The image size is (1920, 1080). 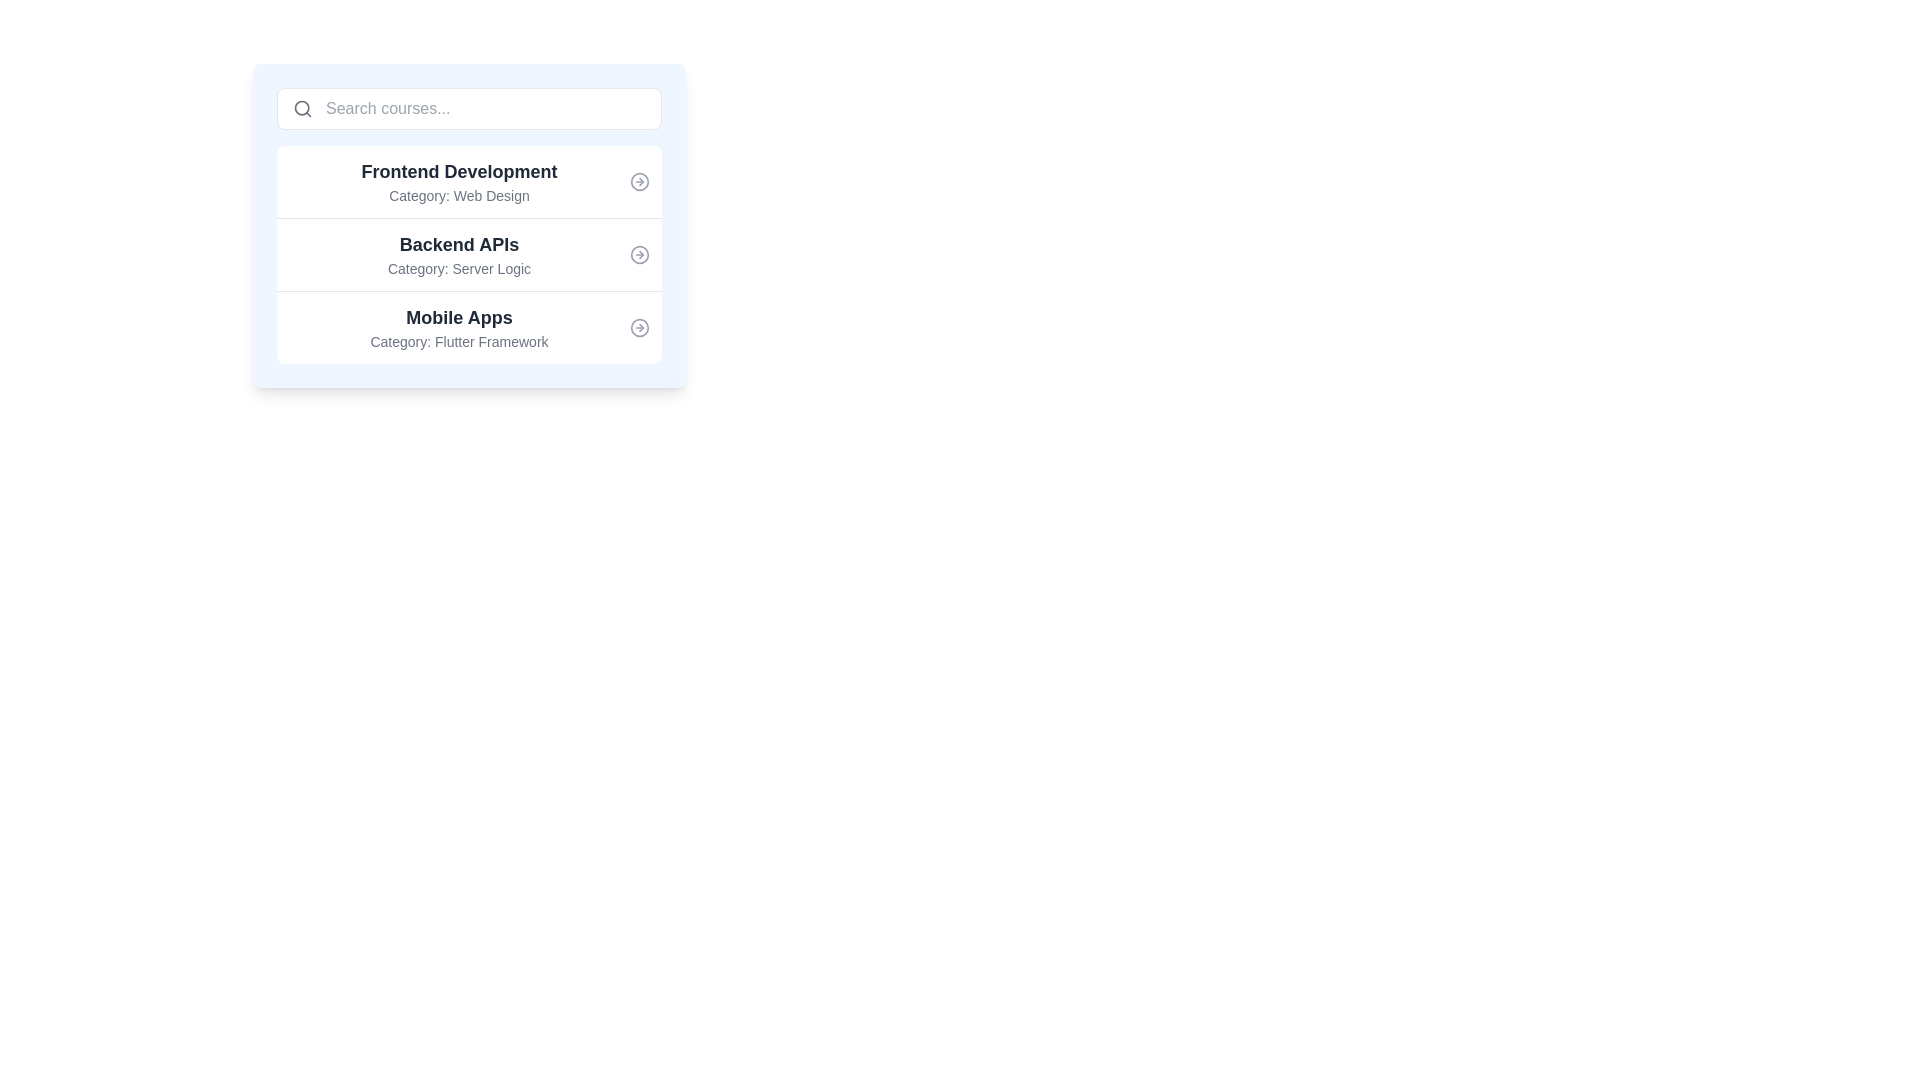 What do you see at coordinates (458, 326) in the screenshot?
I see `the third text-based selectable list item labeled 'Mobile Apps' to initiate an action related to it` at bounding box center [458, 326].